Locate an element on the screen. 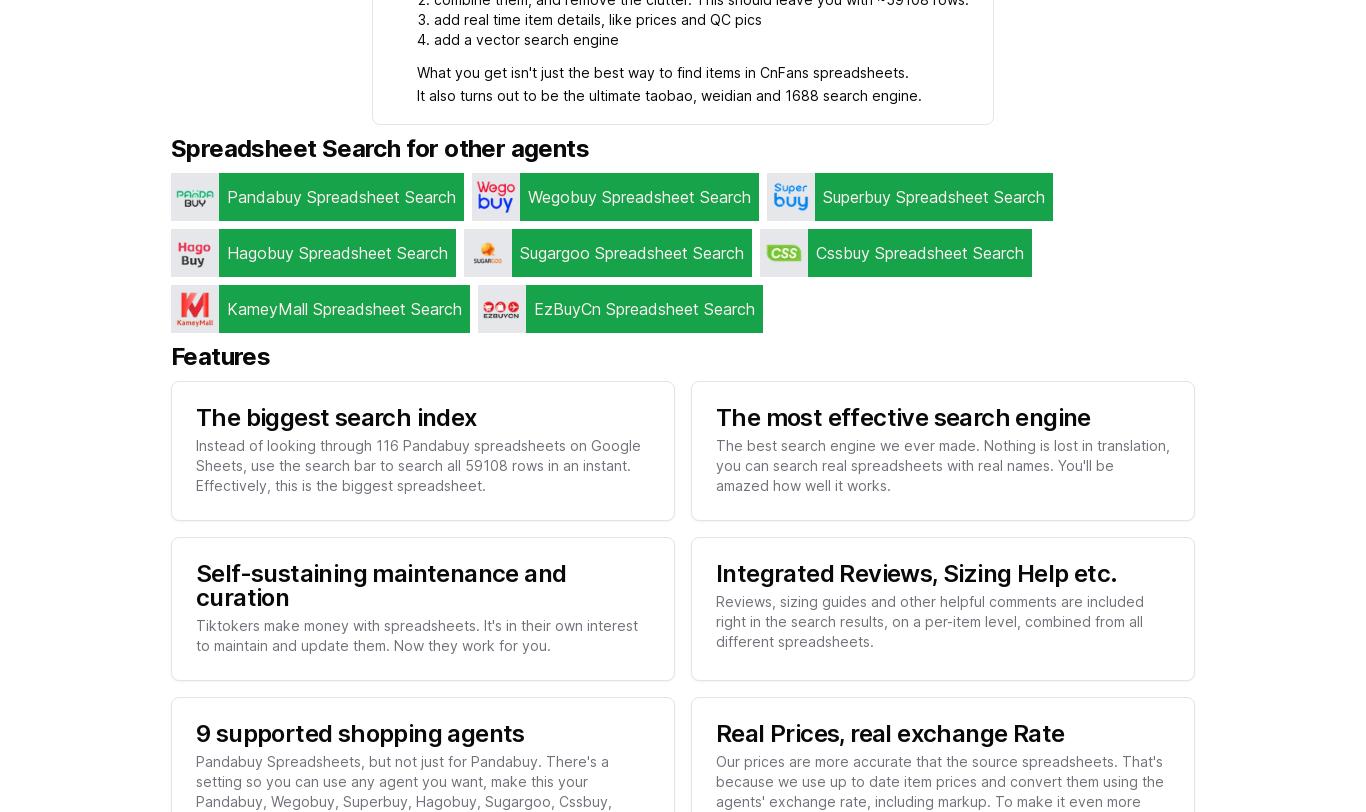  'Pandabuy spreadsheets on Google Sheets, use the search bar to search all' is located at coordinates (195, 454).